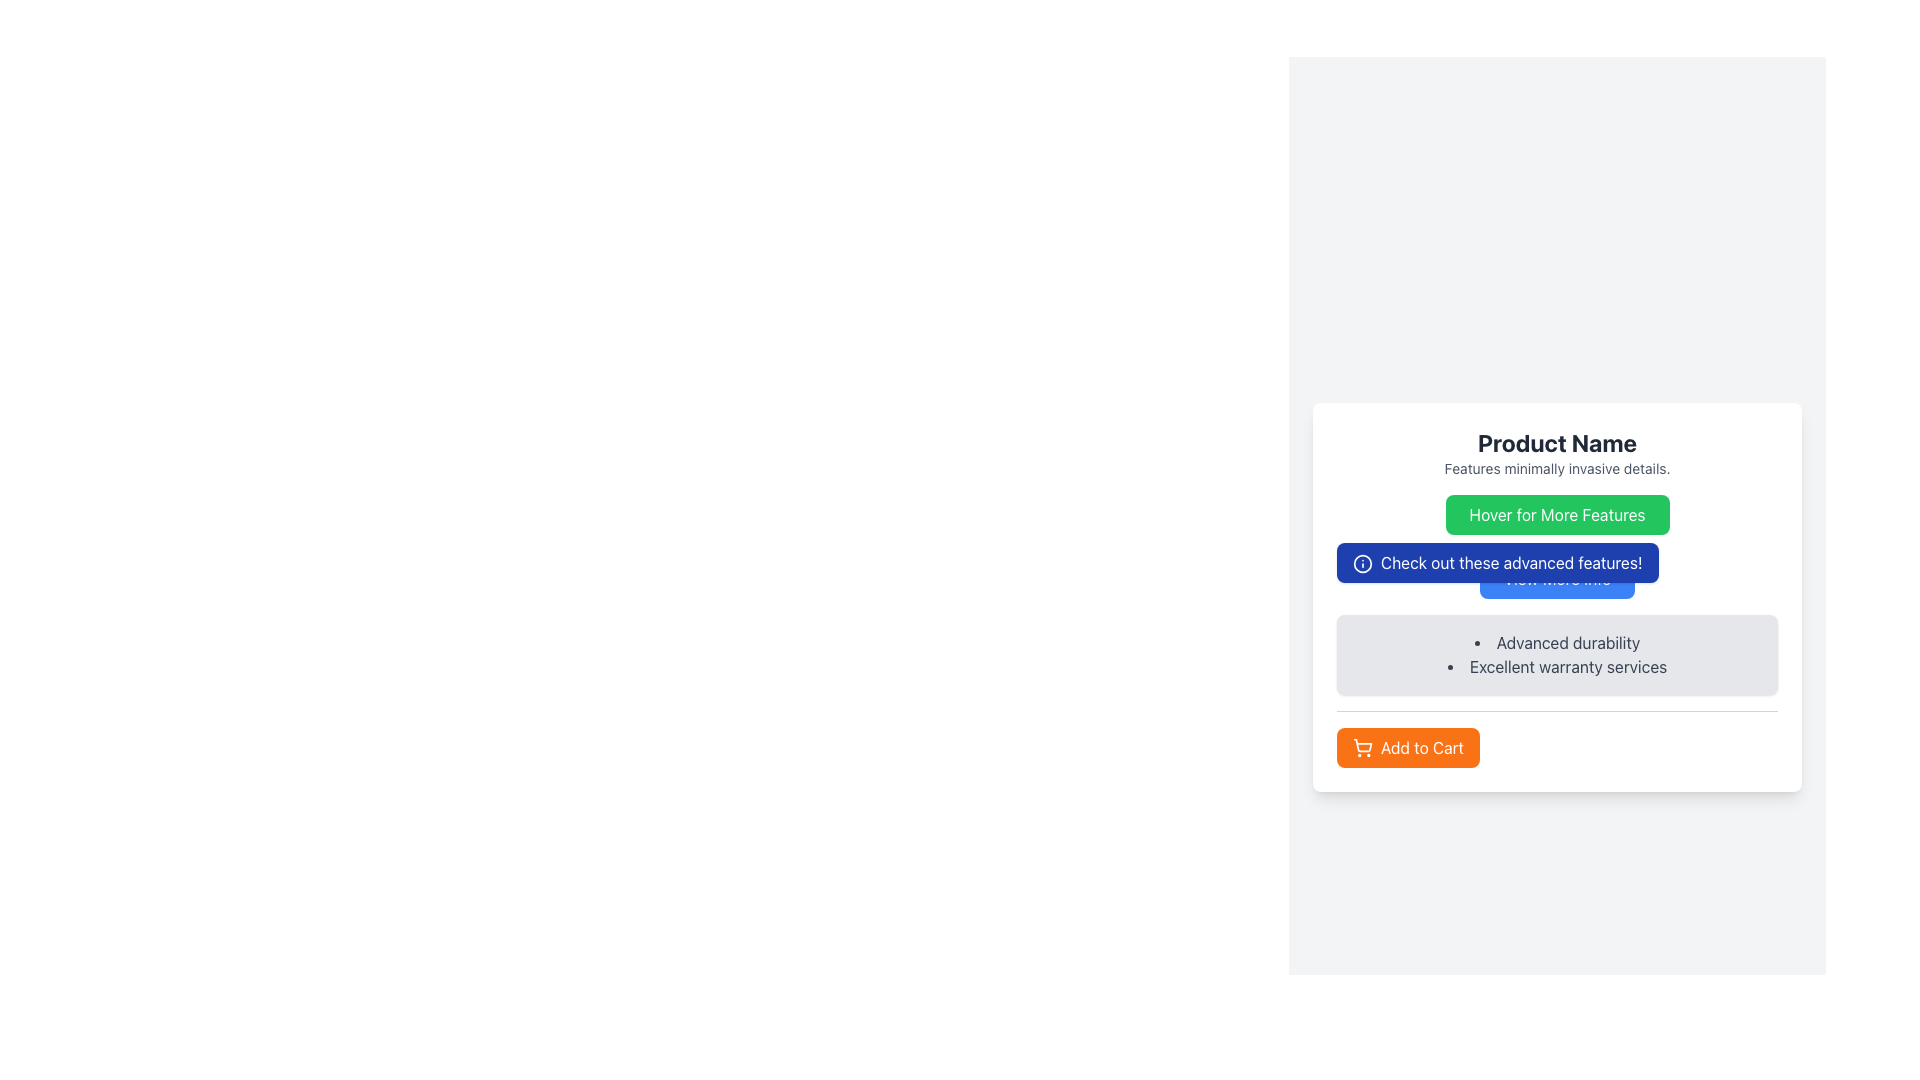 The width and height of the screenshot is (1920, 1080). What do you see at coordinates (1362, 745) in the screenshot?
I see `the 'Add to Cart' button which contains the orange shopping cart icon as its third sub-component` at bounding box center [1362, 745].